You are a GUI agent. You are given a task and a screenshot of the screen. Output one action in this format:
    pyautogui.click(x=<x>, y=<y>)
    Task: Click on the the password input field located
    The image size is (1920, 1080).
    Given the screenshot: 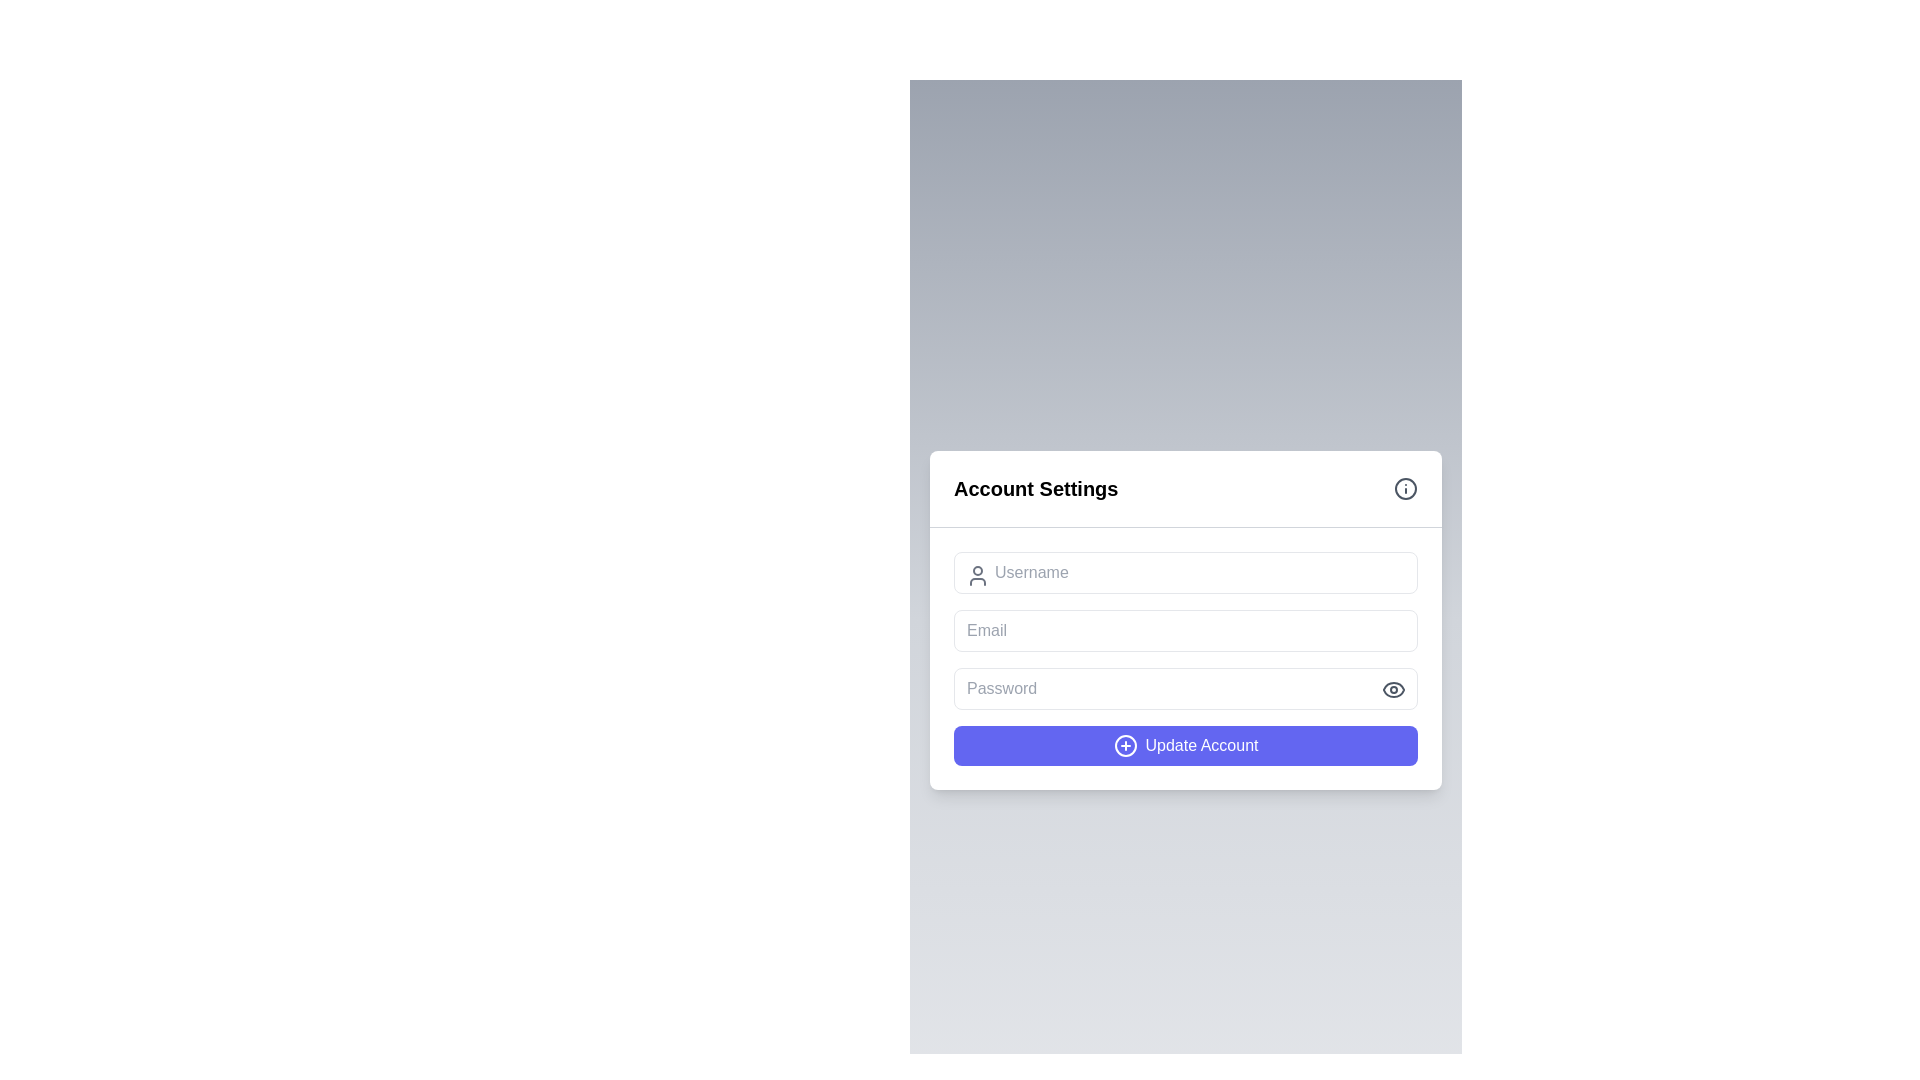 What is the action you would take?
    pyautogui.click(x=1185, y=686)
    